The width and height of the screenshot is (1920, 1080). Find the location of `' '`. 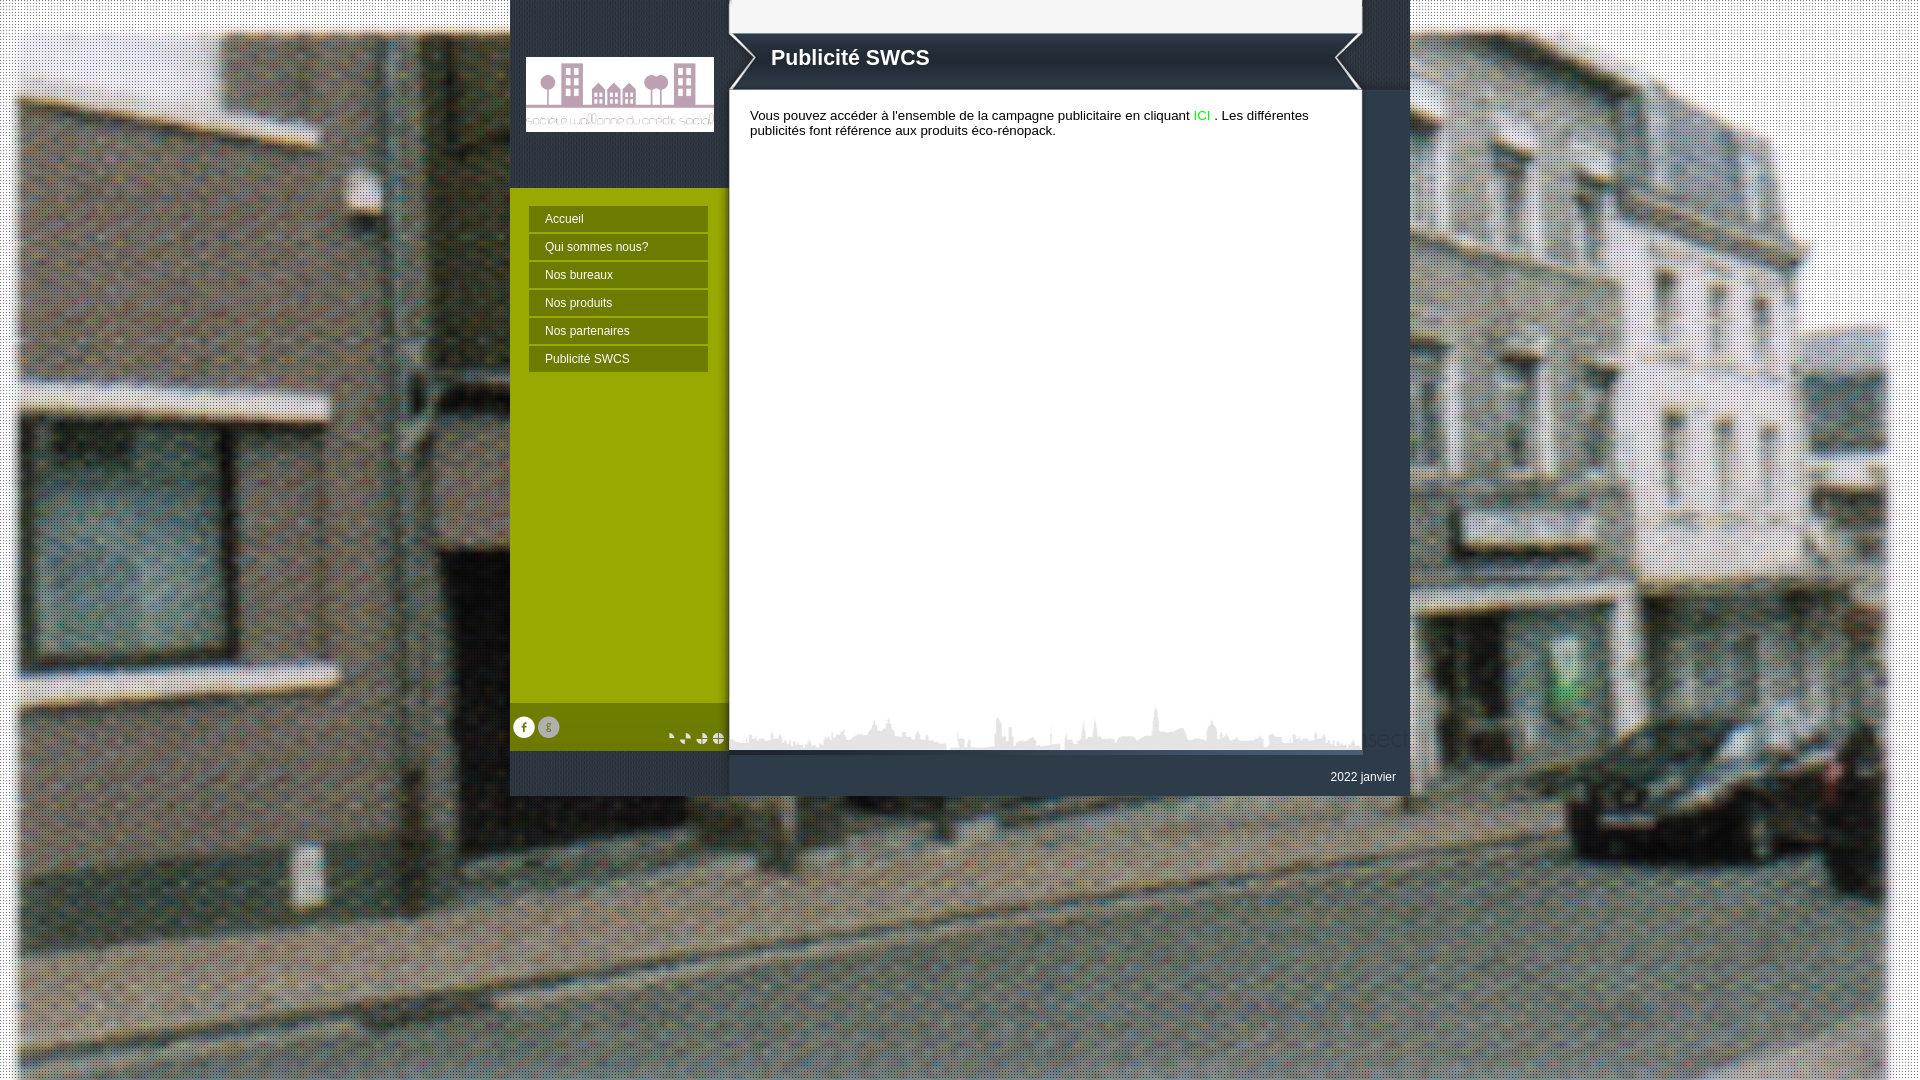

' ' is located at coordinates (526, 733).